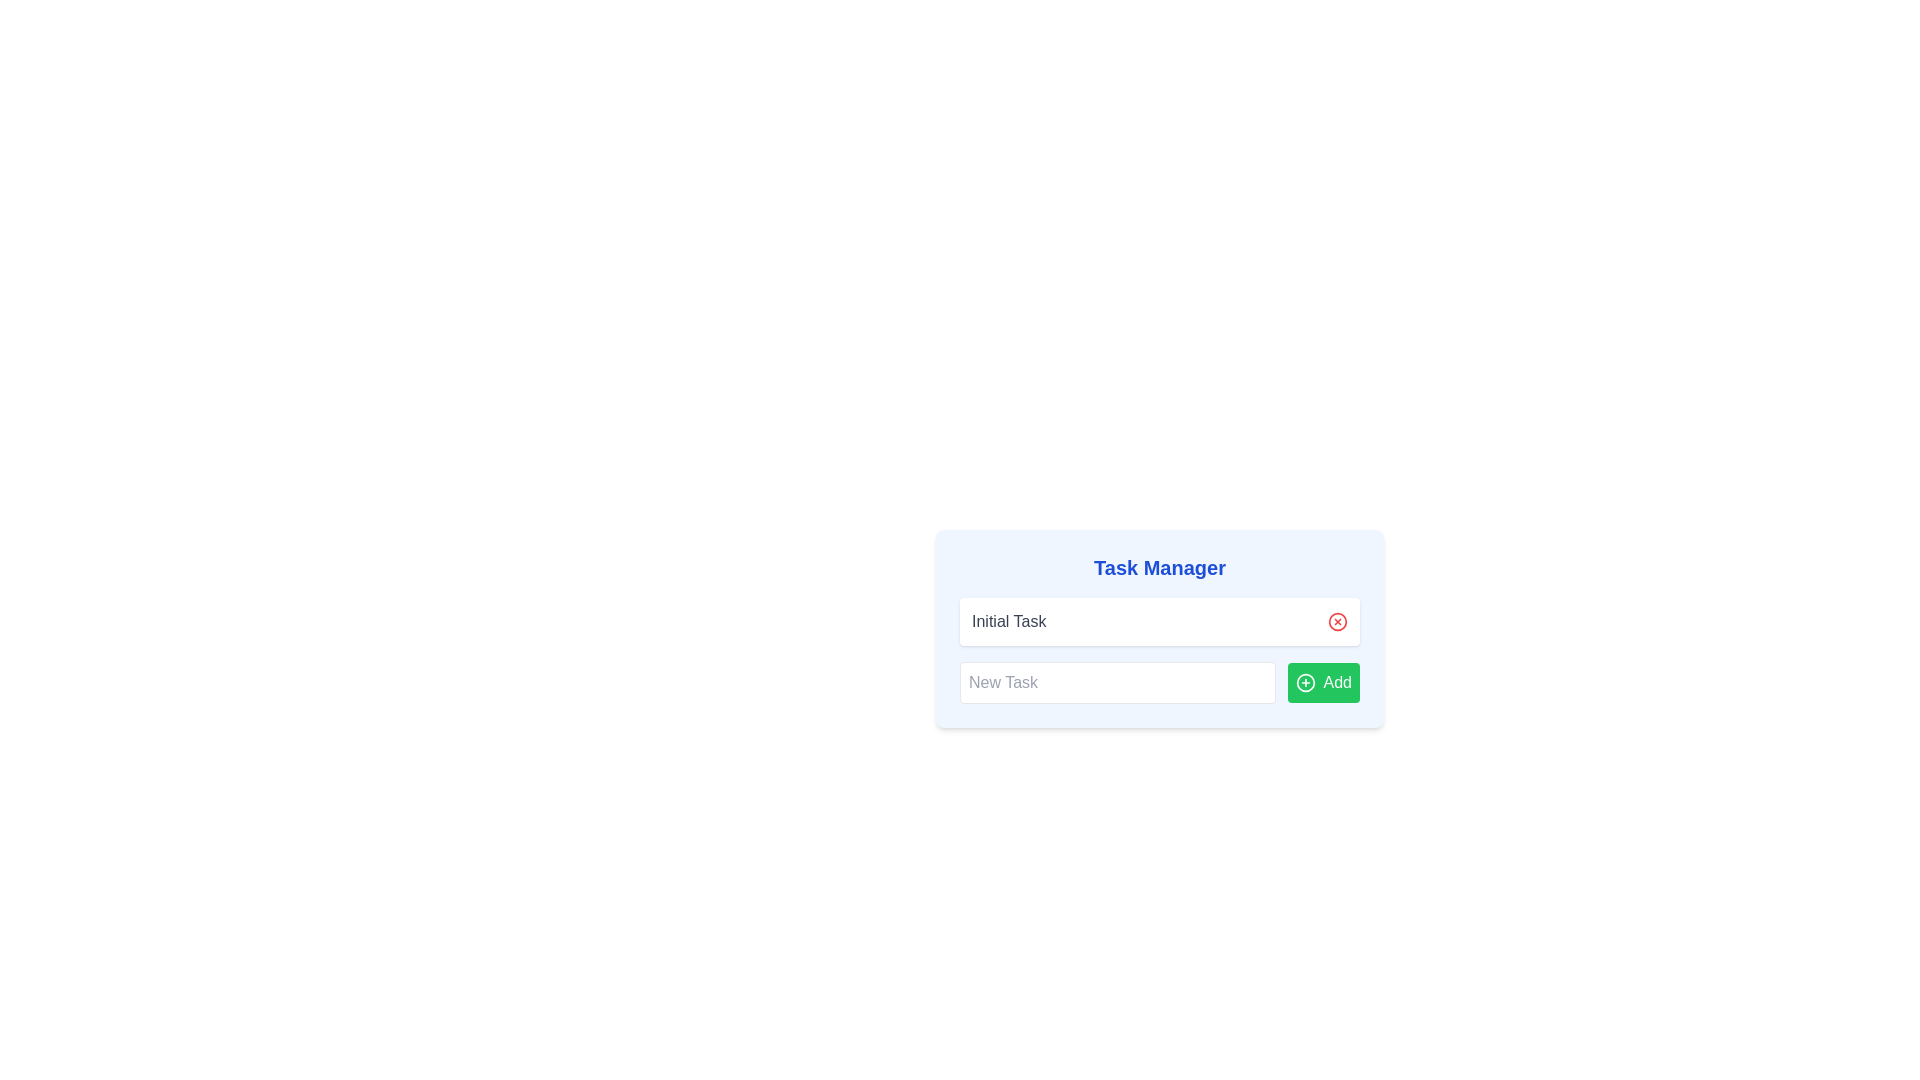 The height and width of the screenshot is (1080, 1920). I want to click on keyboard navigation, so click(1323, 681).